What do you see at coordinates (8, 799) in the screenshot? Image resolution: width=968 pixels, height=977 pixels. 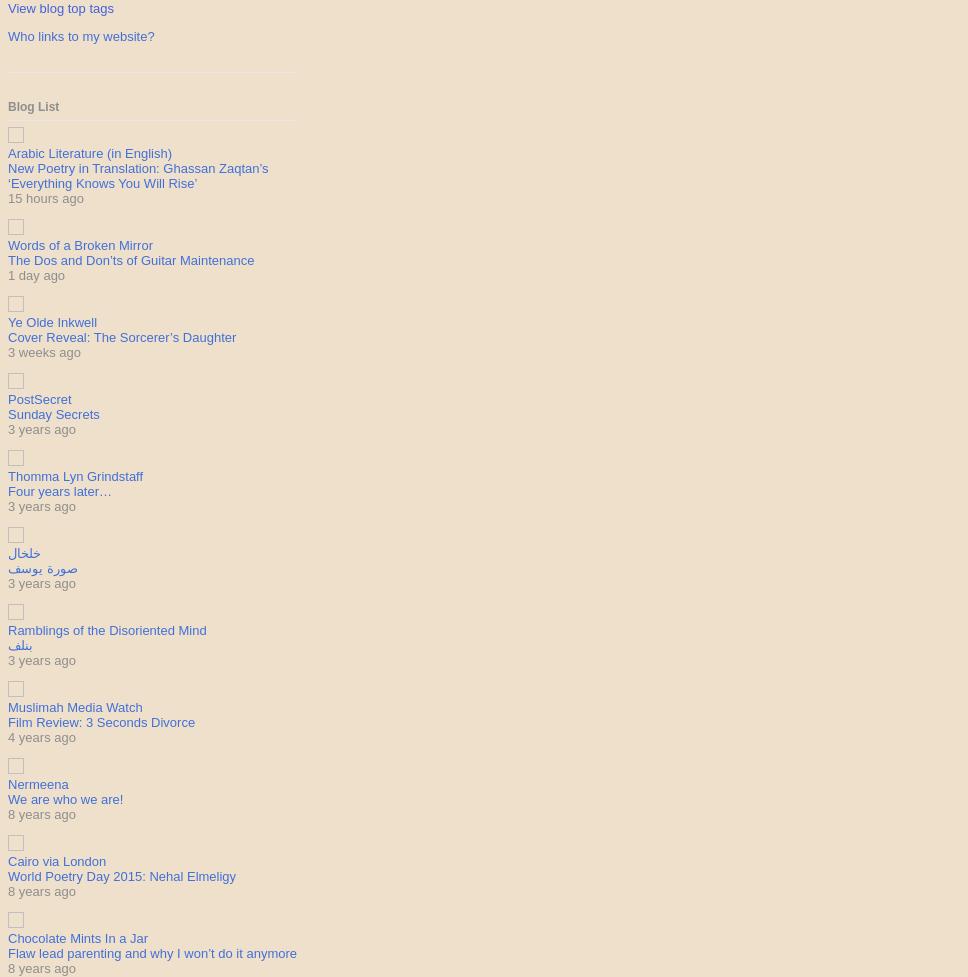 I see `'We are who we are!'` at bounding box center [8, 799].